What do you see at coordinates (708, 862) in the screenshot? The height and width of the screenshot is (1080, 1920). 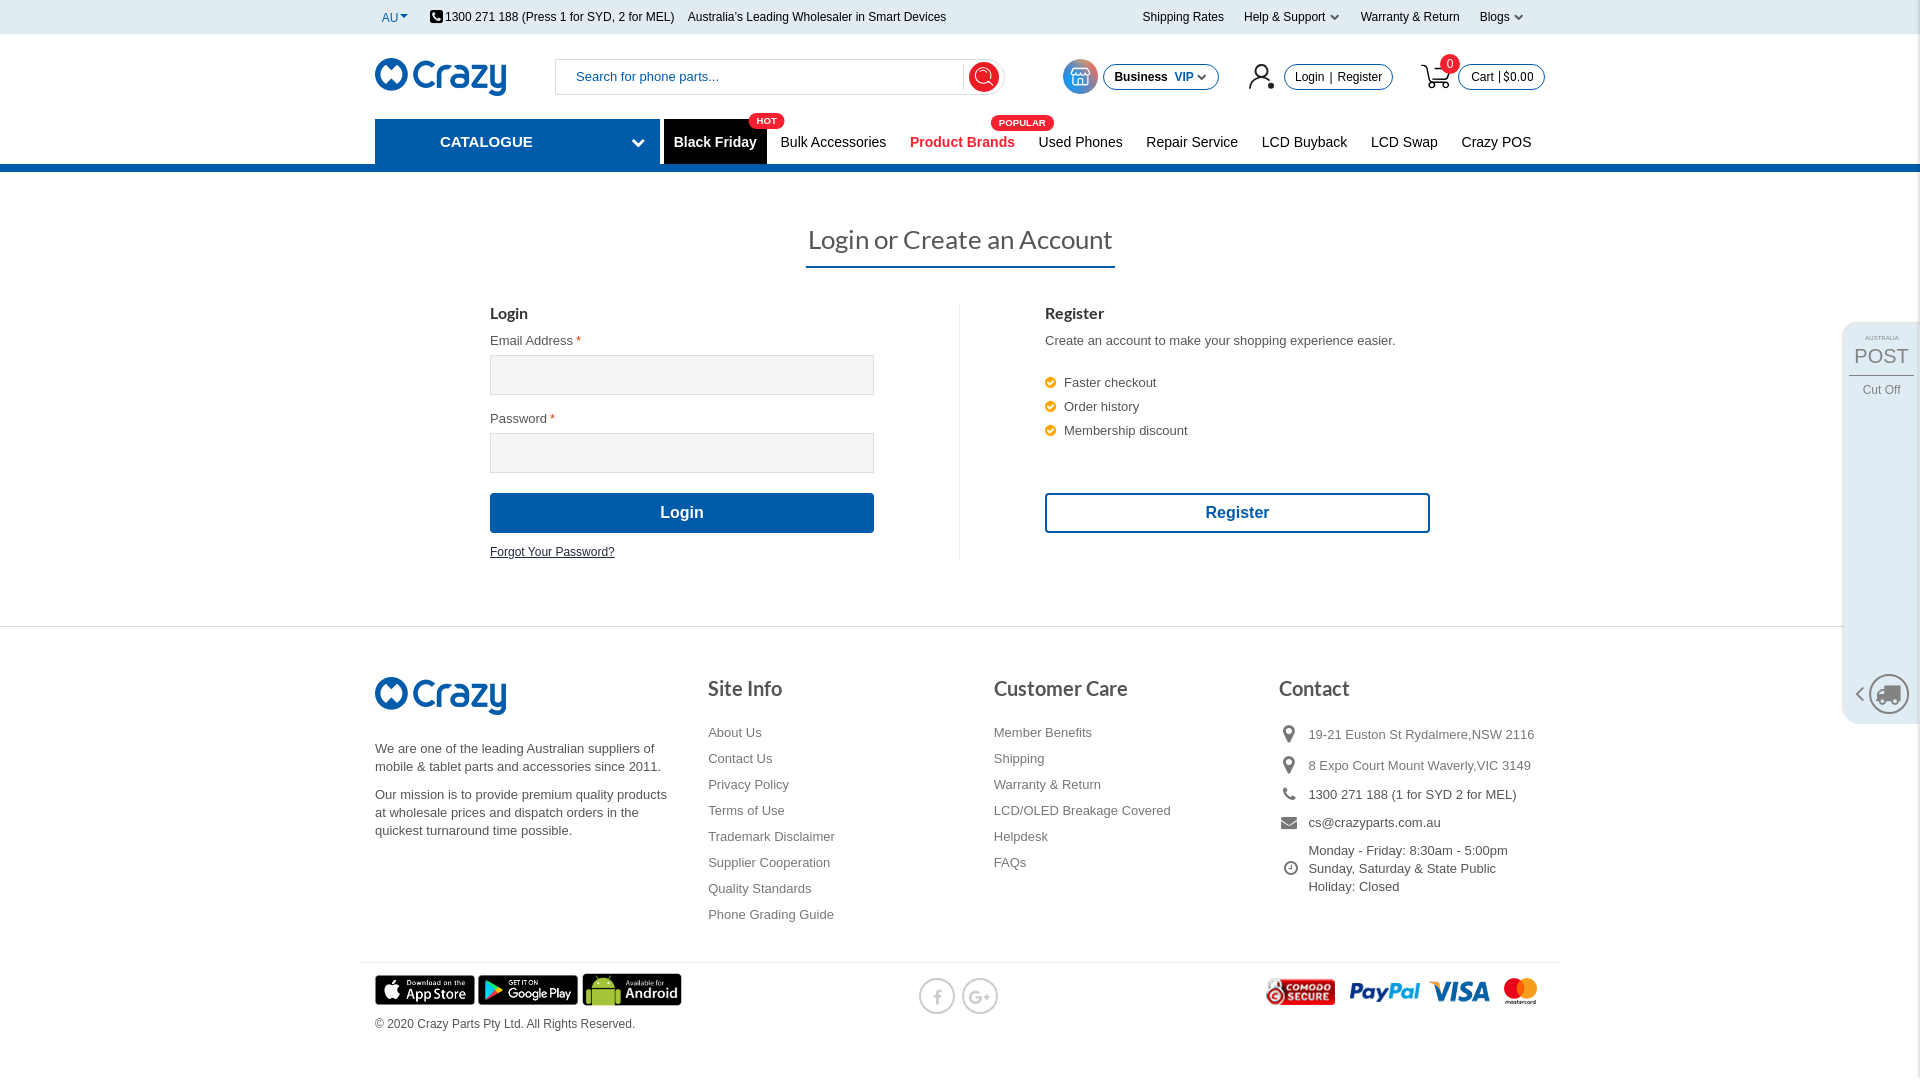 I see `'Supplier Cooperation'` at bounding box center [708, 862].